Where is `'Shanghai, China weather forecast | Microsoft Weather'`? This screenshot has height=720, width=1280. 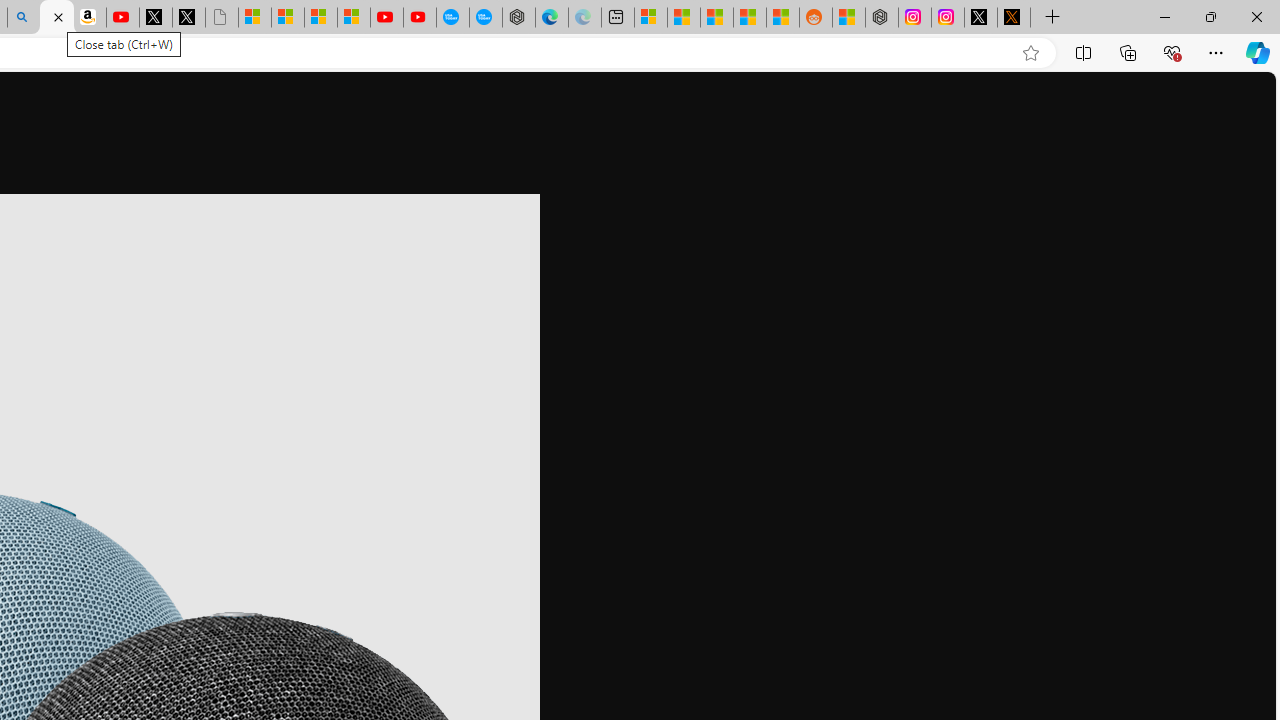
'Shanghai, China weather forecast | Microsoft Weather' is located at coordinates (684, 17).